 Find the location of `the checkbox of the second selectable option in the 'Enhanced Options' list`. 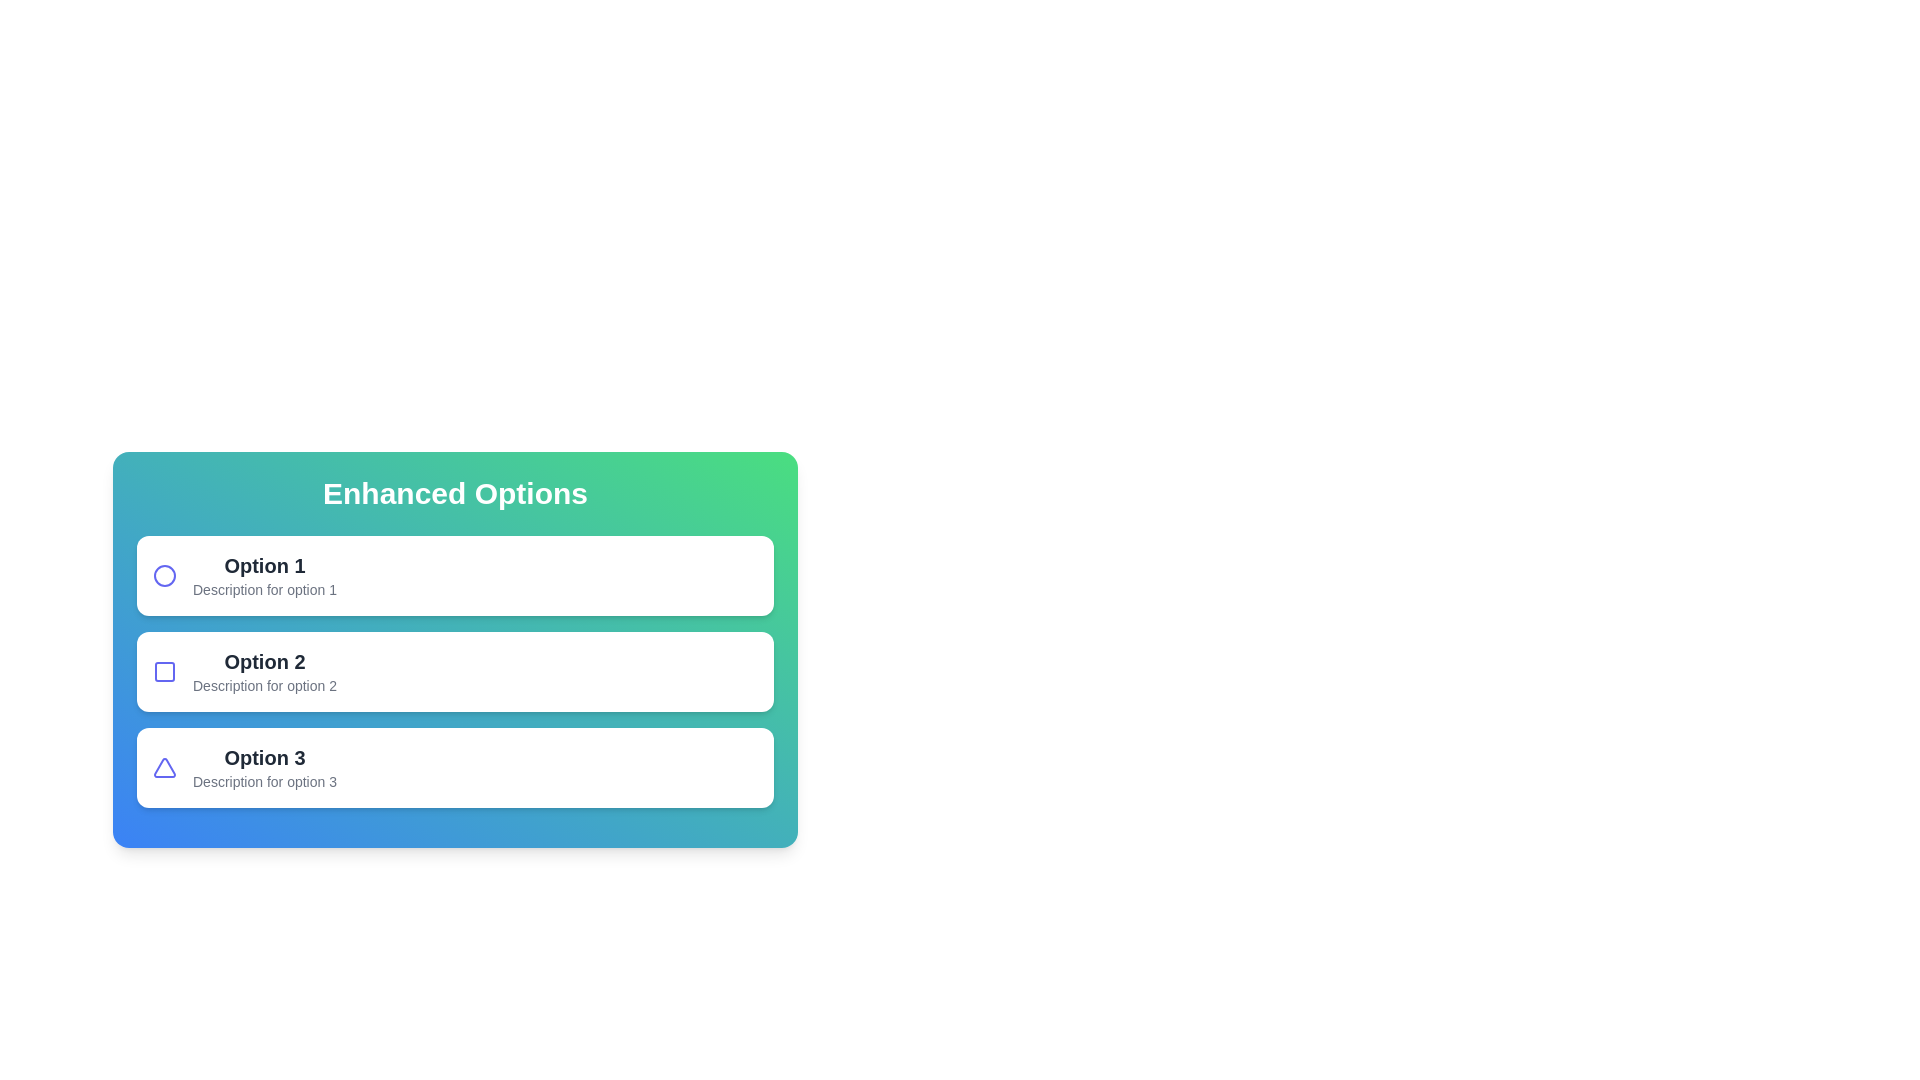

the checkbox of the second selectable option in the 'Enhanced Options' list is located at coordinates (454, 671).